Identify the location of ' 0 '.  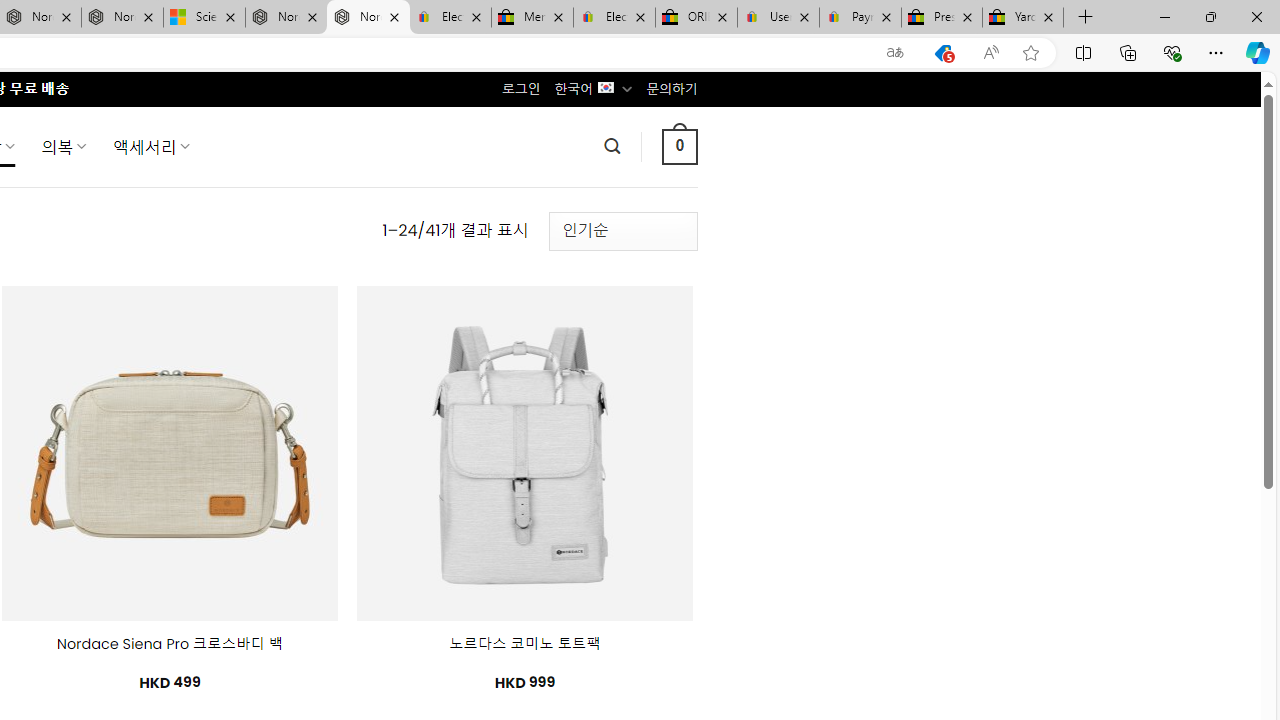
(679, 145).